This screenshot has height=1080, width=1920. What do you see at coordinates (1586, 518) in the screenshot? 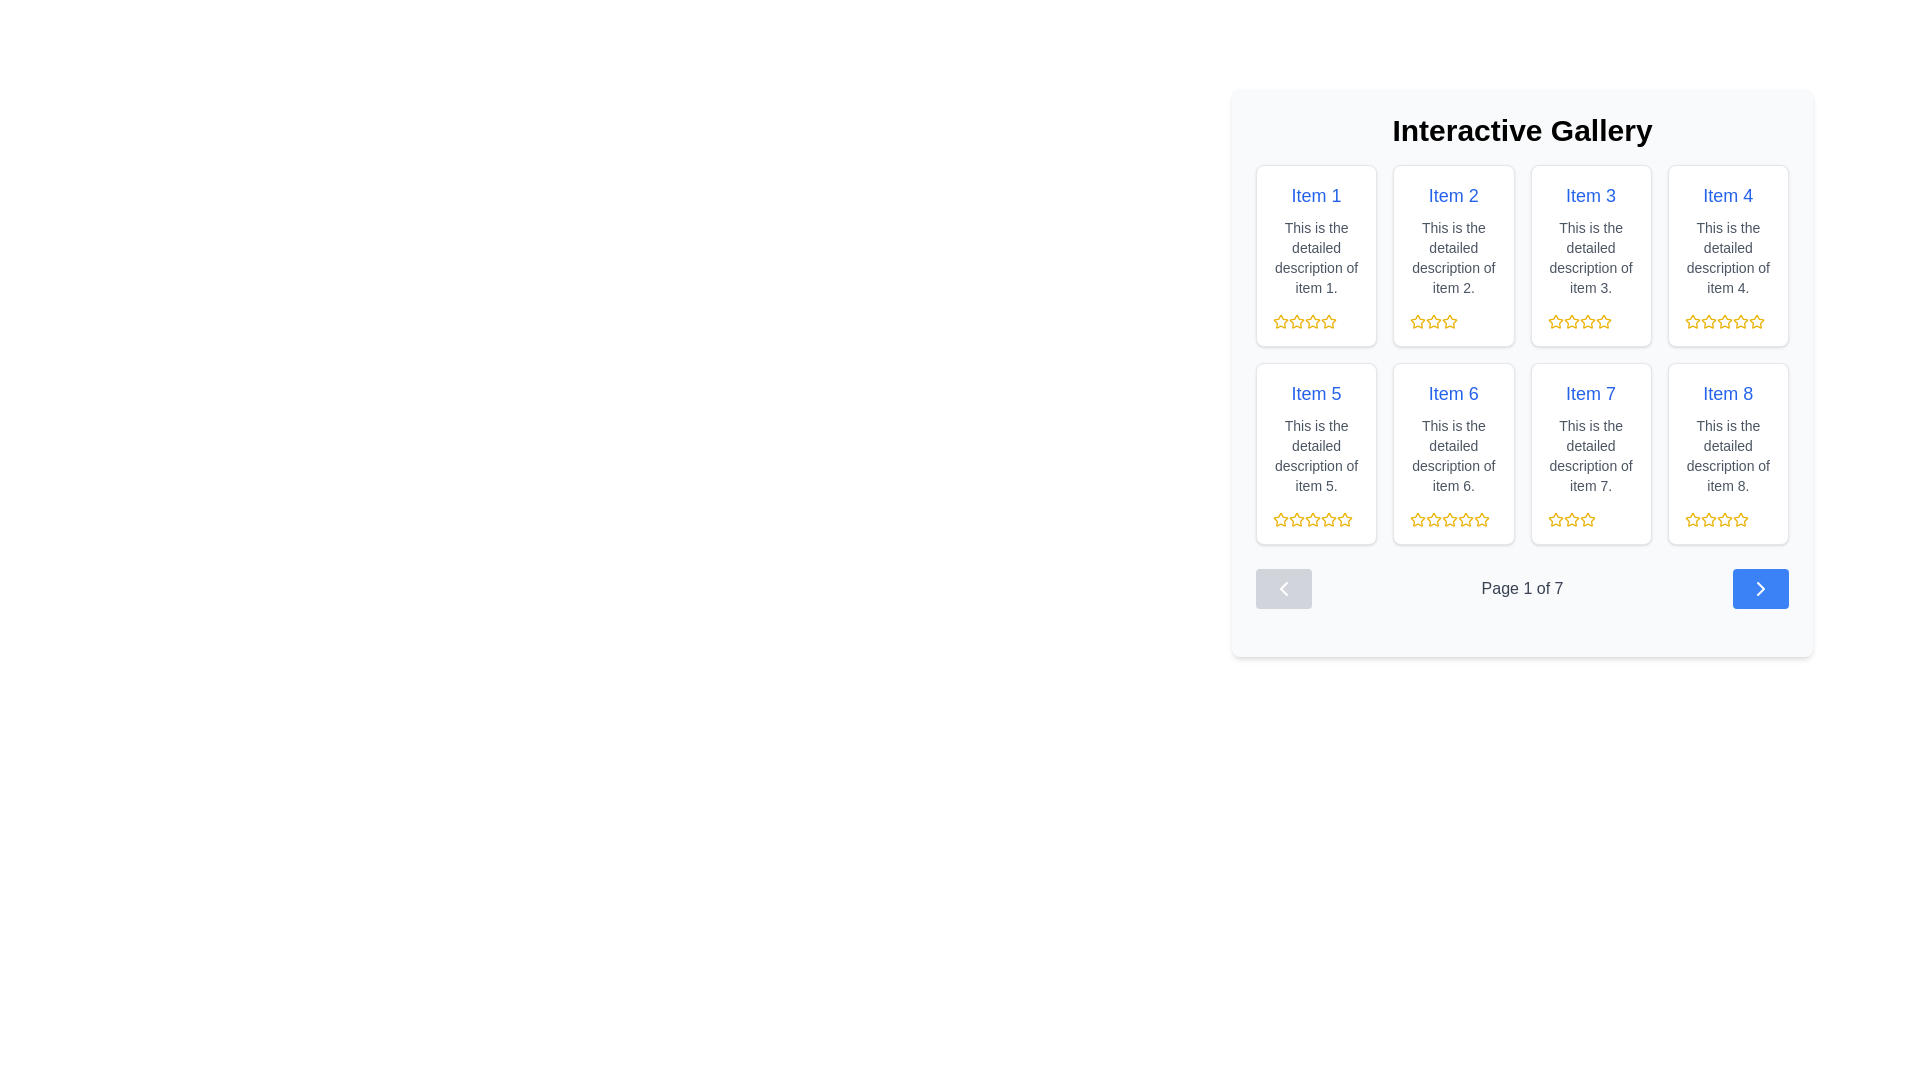
I see `keyboard navigation` at bounding box center [1586, 518].